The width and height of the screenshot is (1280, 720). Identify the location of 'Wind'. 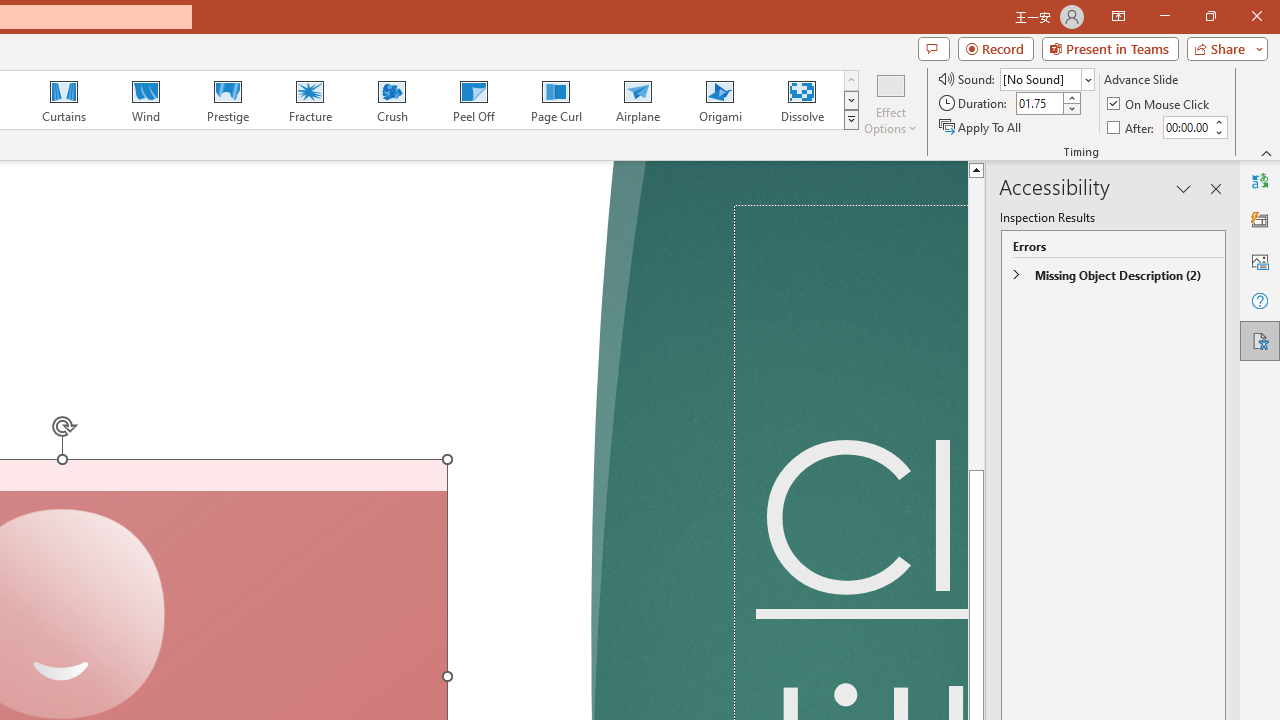
(144, 100).